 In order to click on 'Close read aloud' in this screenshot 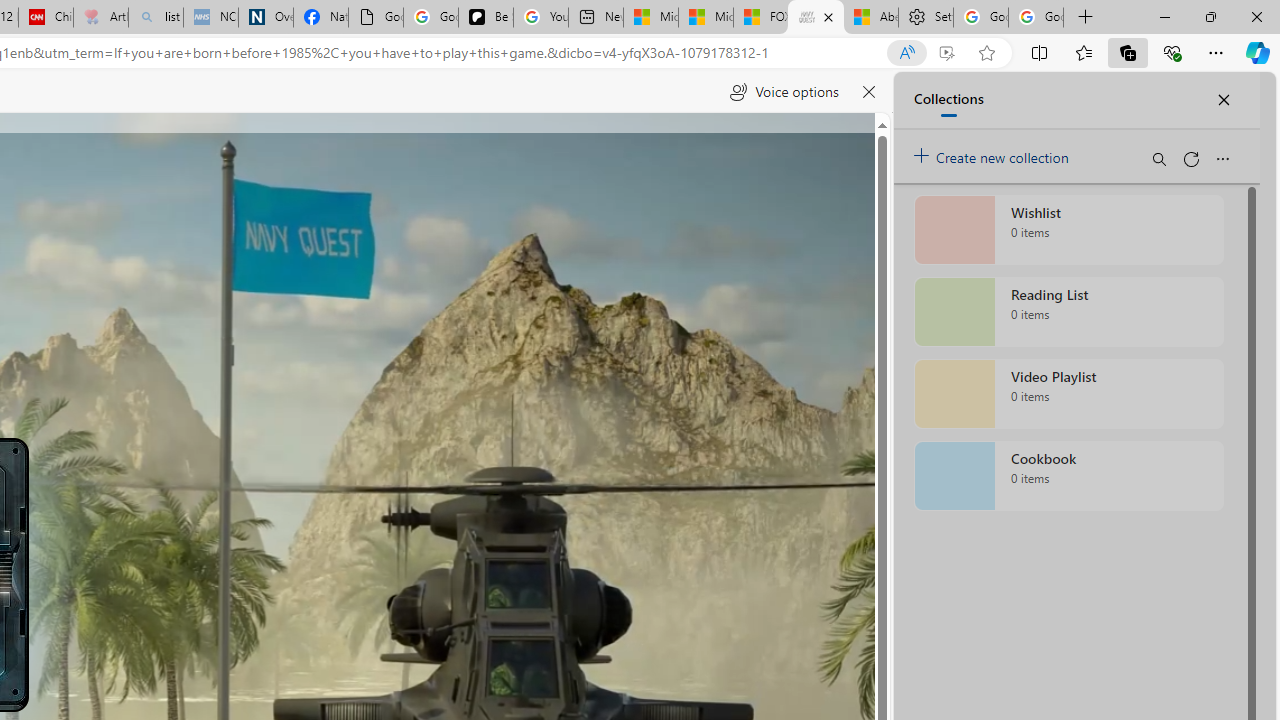, I will do `click(868, 92)`.